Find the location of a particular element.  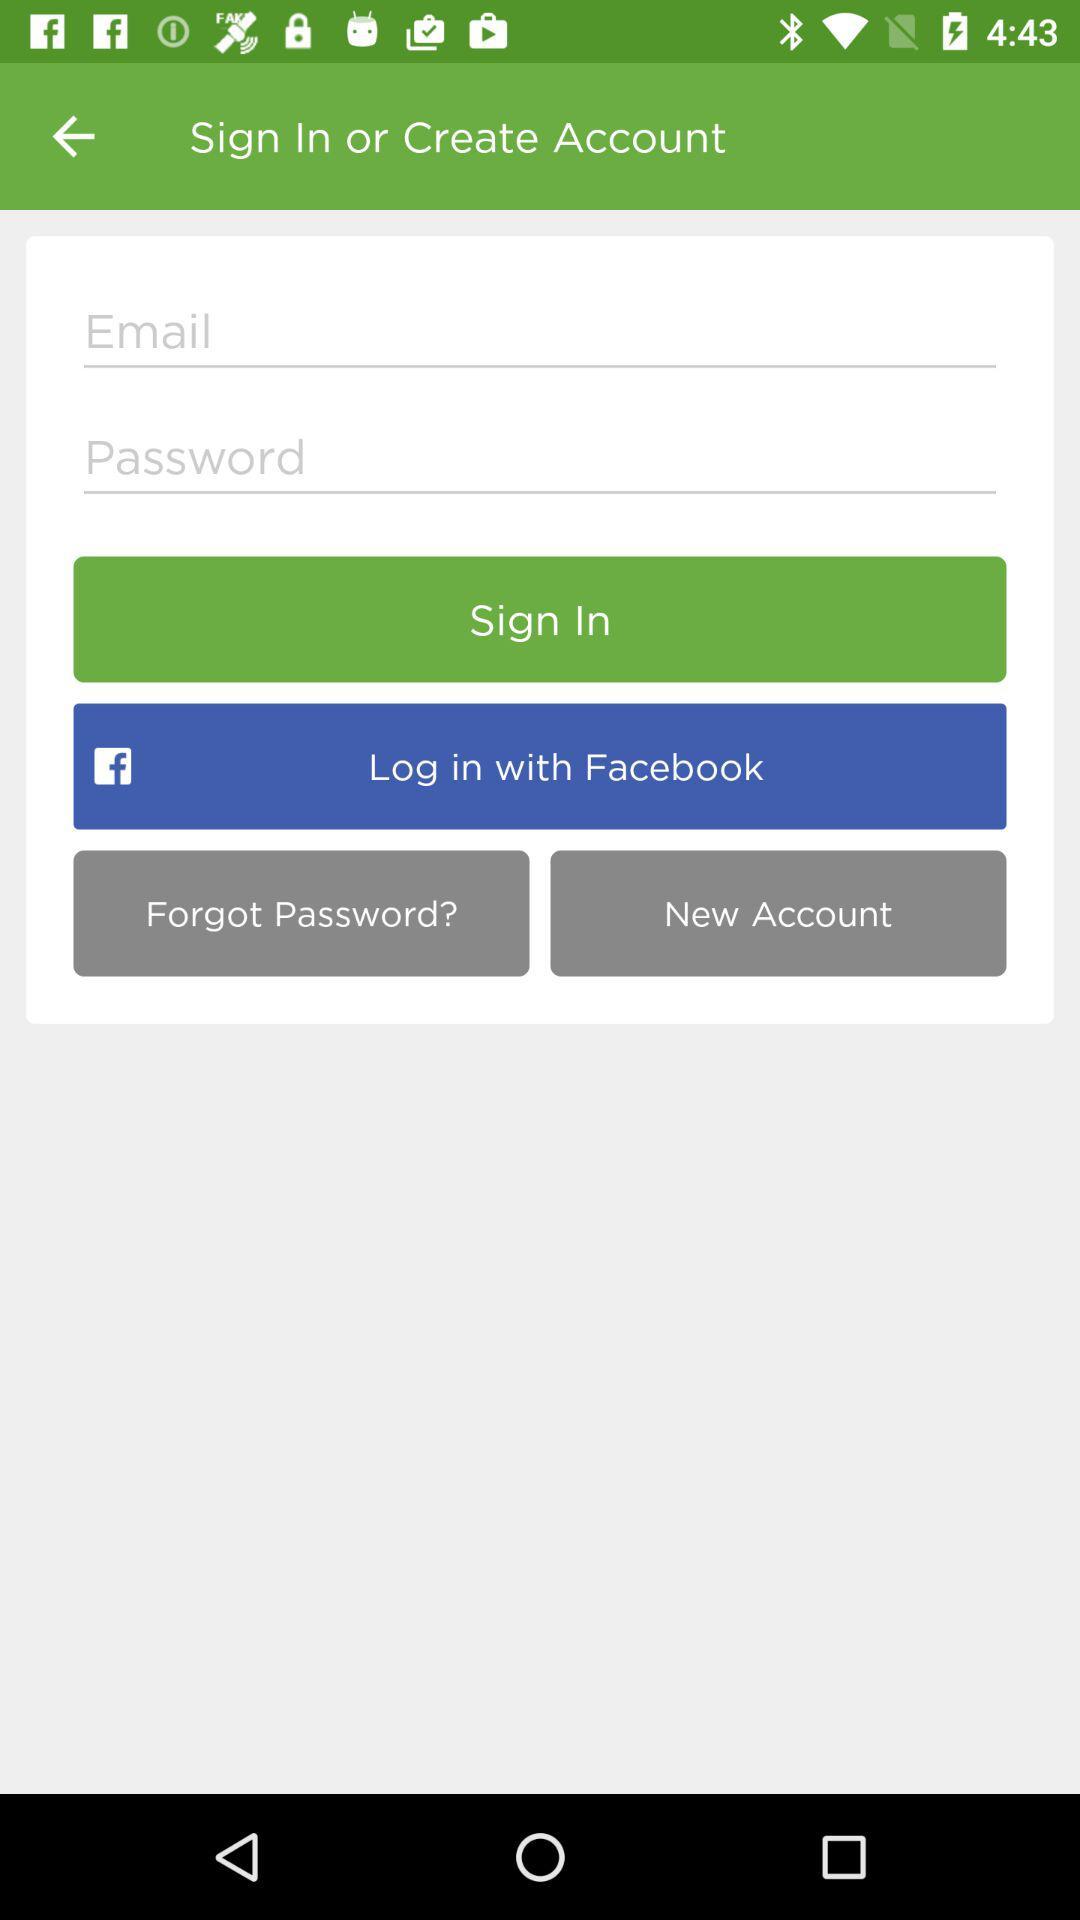

type in password is located at coordinates (540, 460).